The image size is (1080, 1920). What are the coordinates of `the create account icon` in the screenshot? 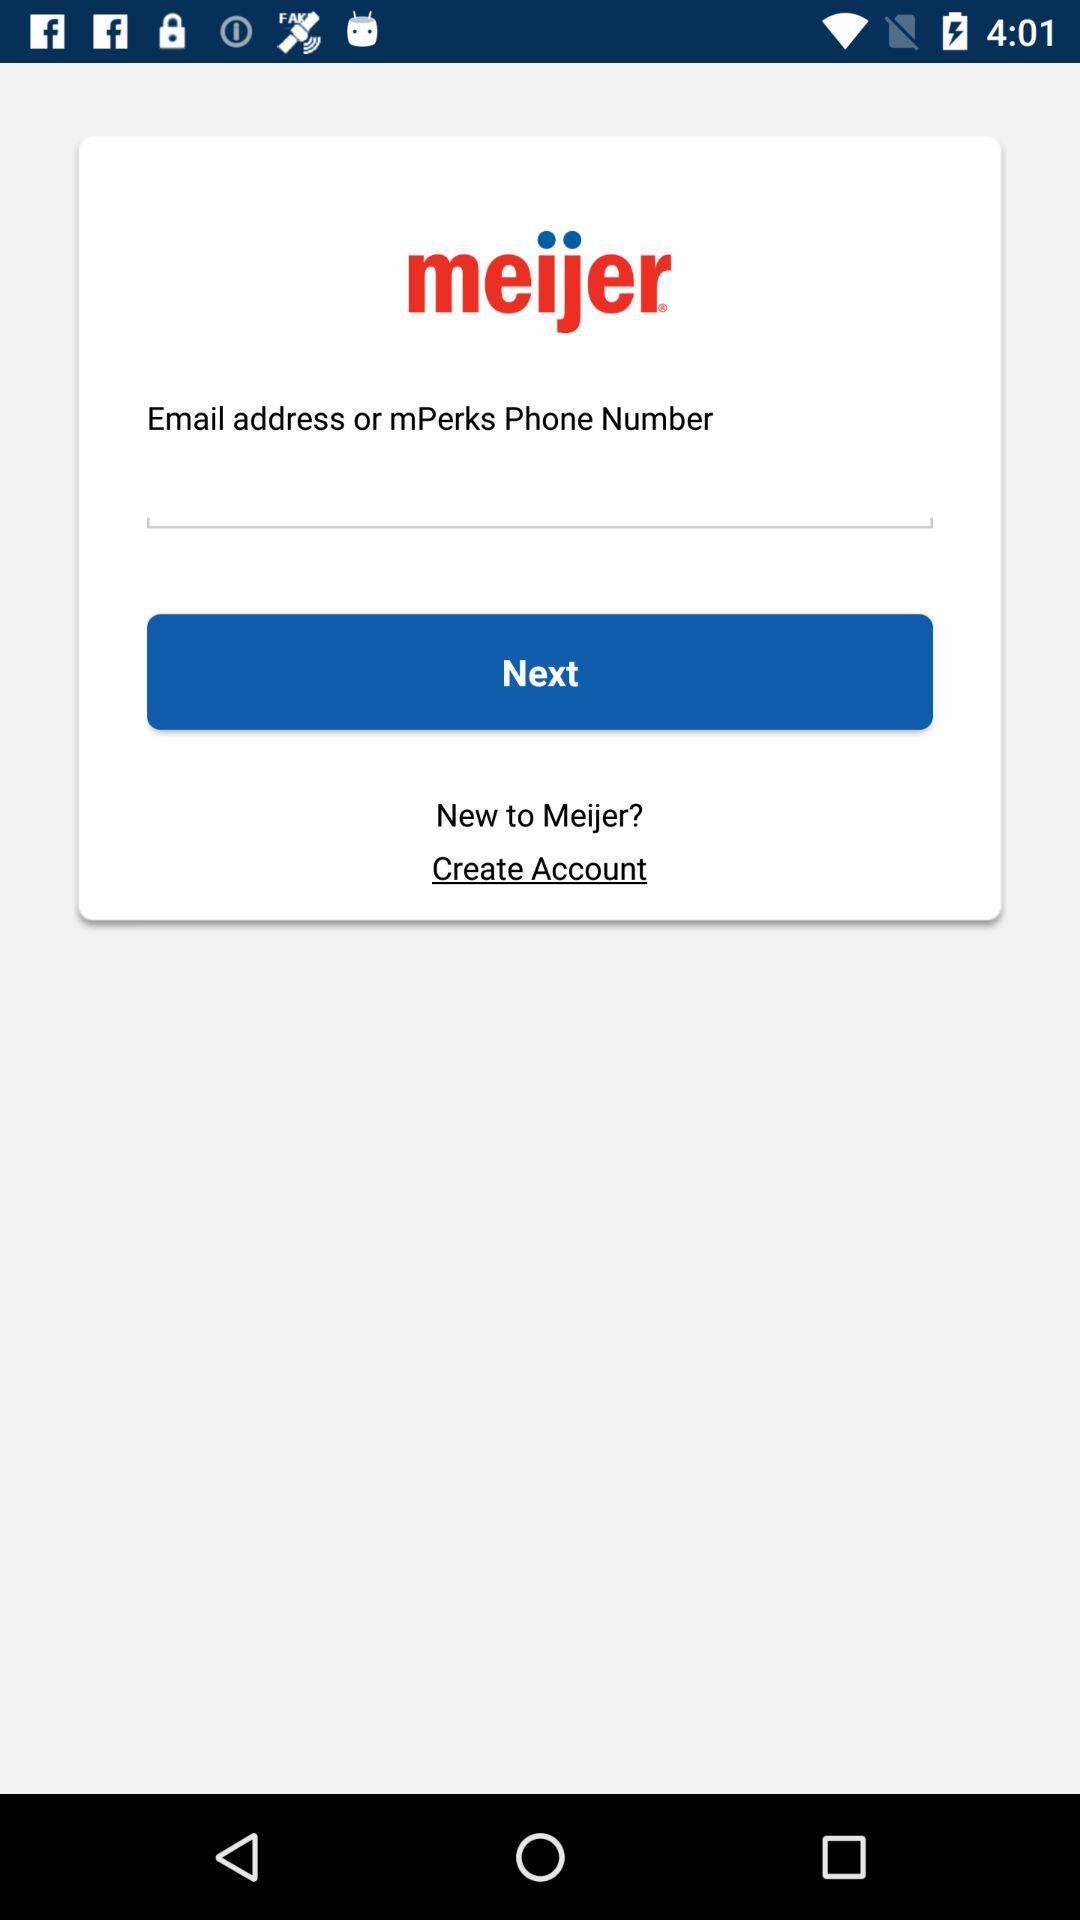 It's located at (538, 867).